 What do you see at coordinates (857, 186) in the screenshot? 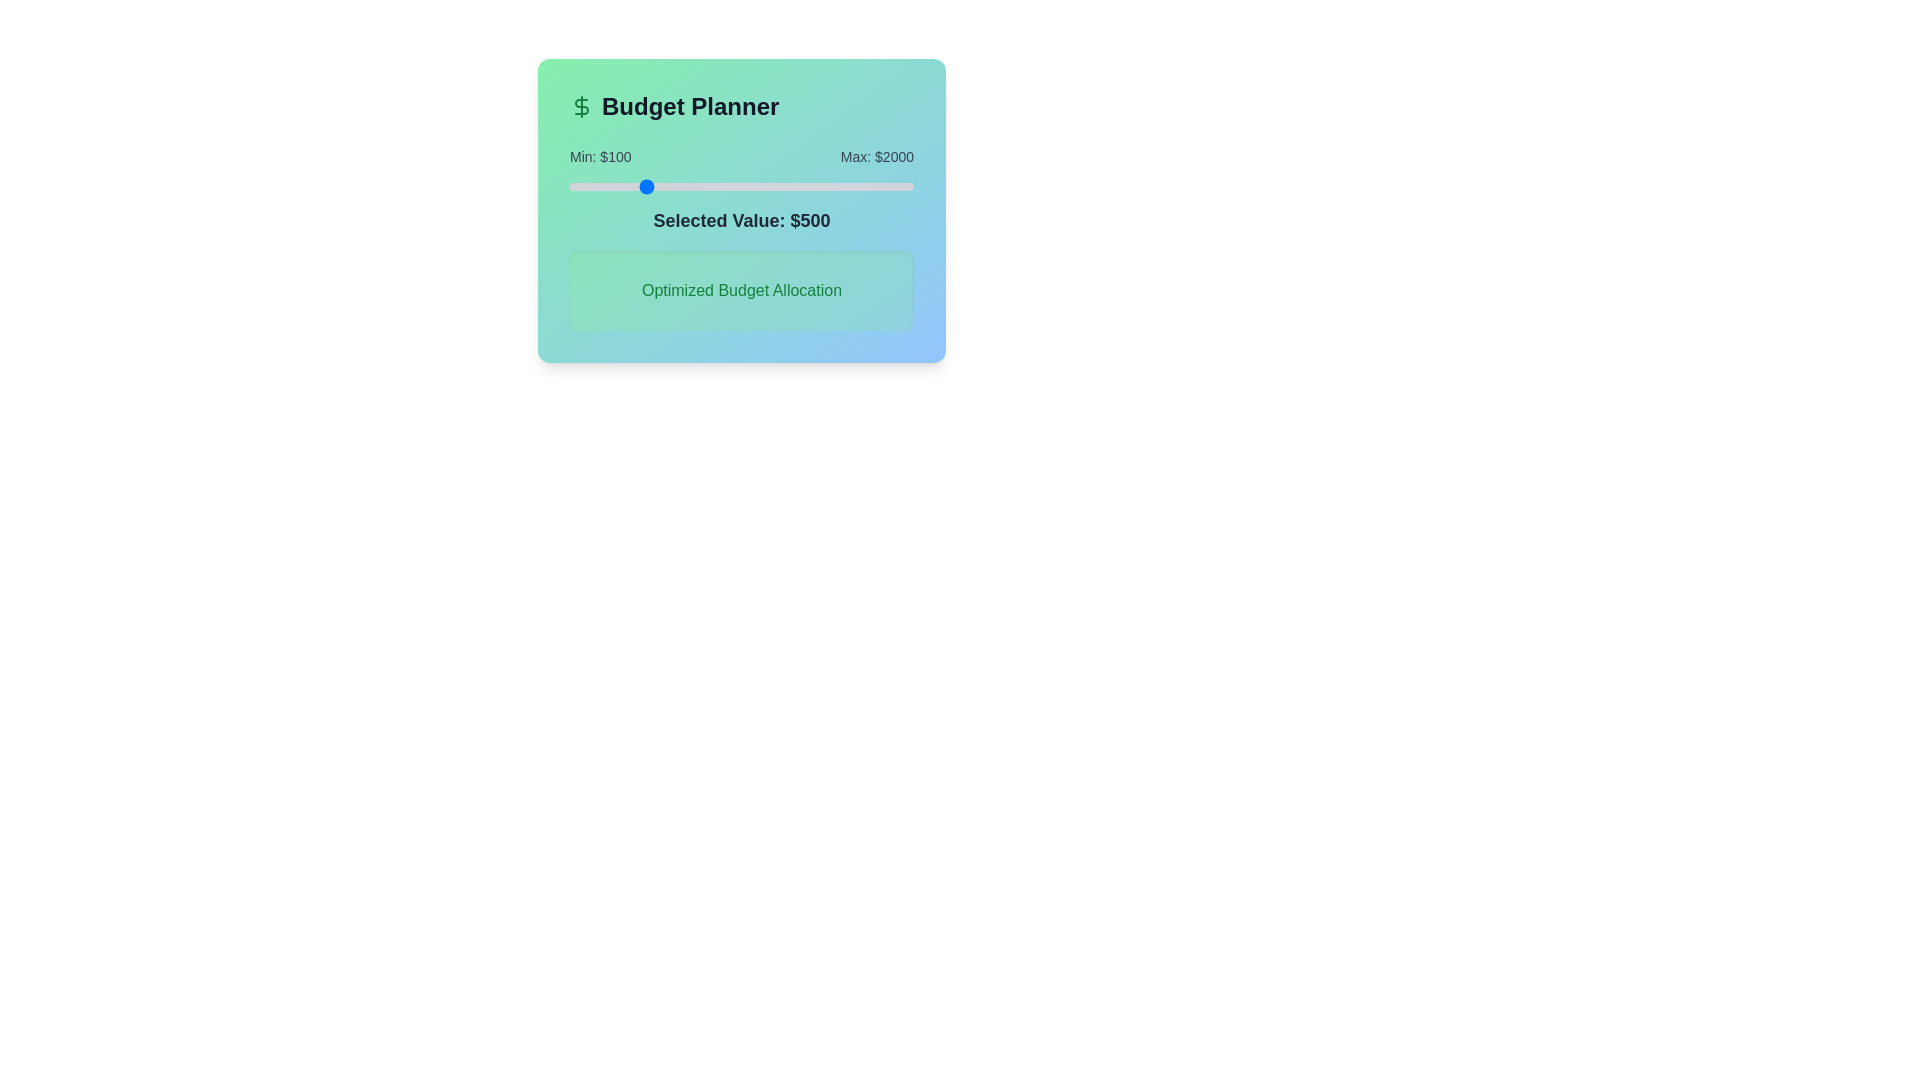
I see `the slider to the desired value 1689` at bounding box center [857, 186].